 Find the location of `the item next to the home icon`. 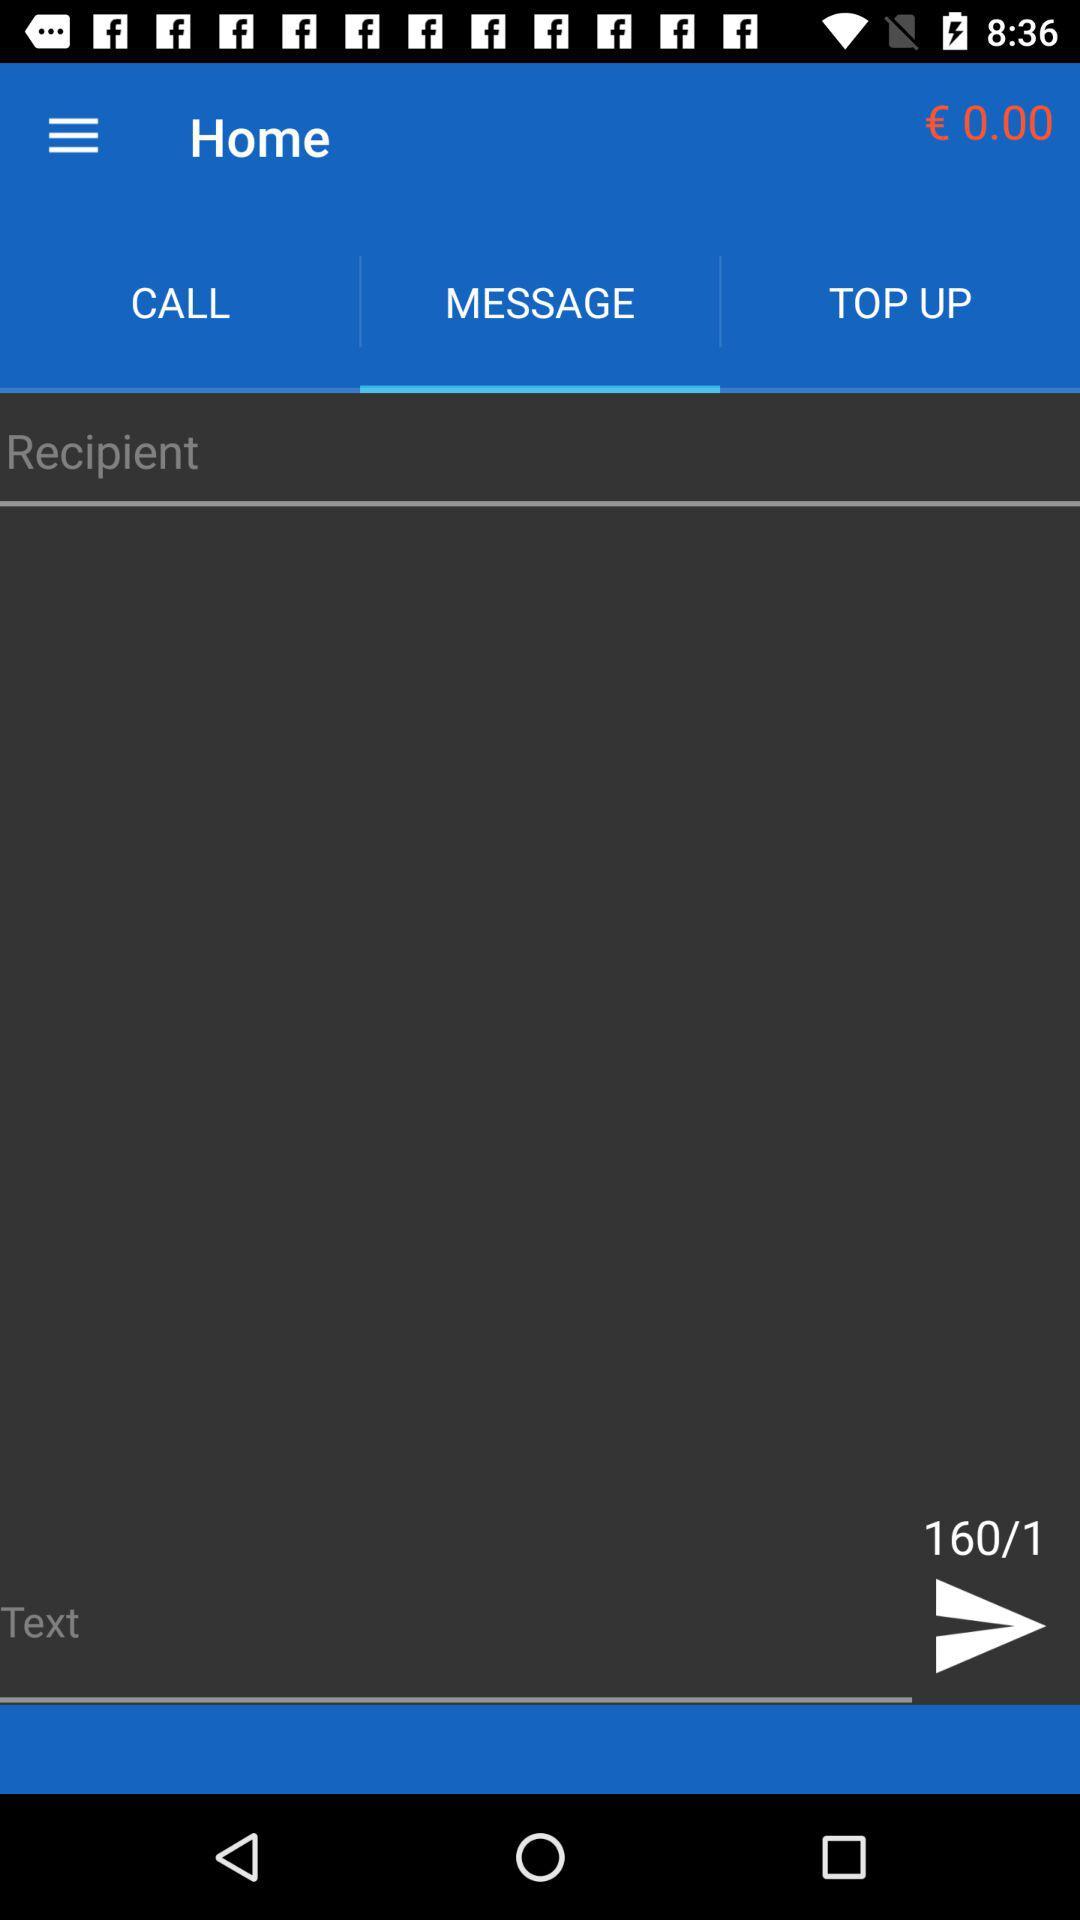

the item next to the home icon is located at coordinates (72, 135).